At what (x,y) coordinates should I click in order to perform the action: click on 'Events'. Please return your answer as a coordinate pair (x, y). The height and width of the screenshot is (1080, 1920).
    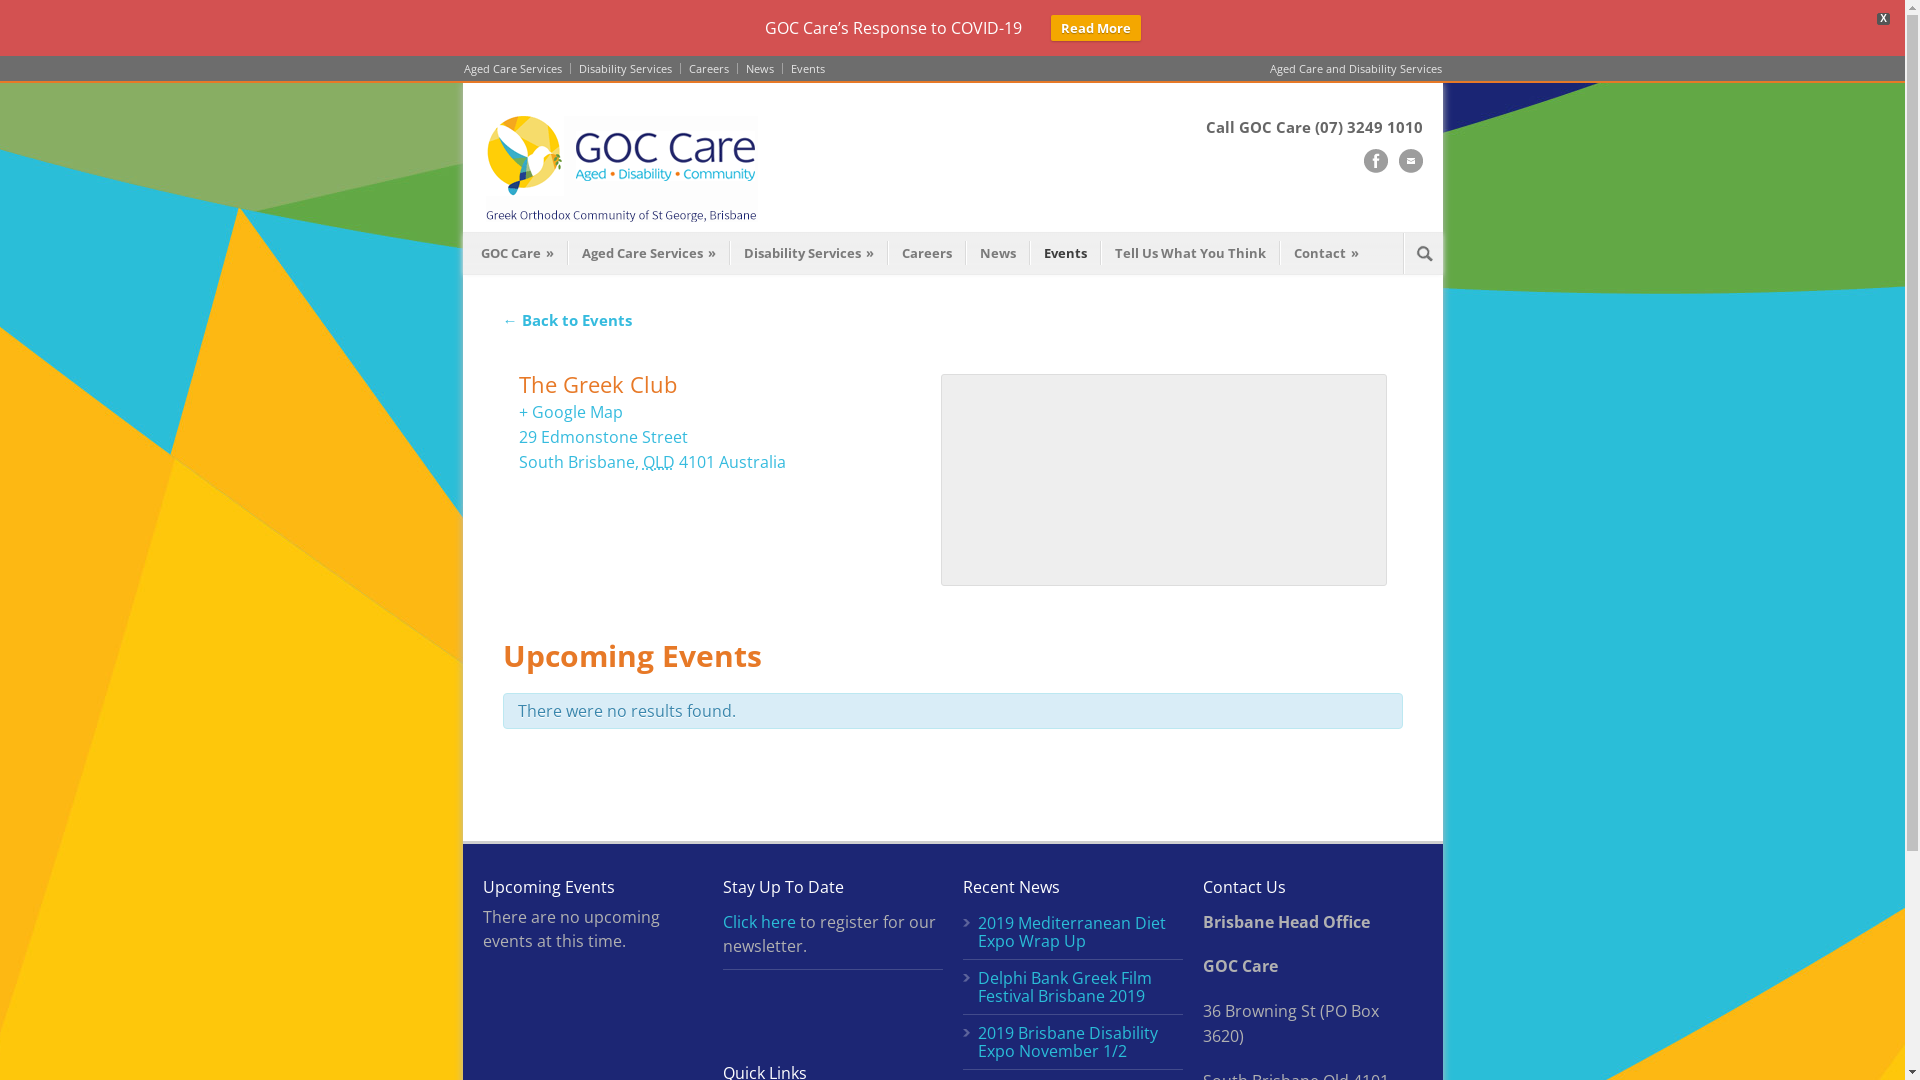
    Looking at the image, I should click on (1064, 252).